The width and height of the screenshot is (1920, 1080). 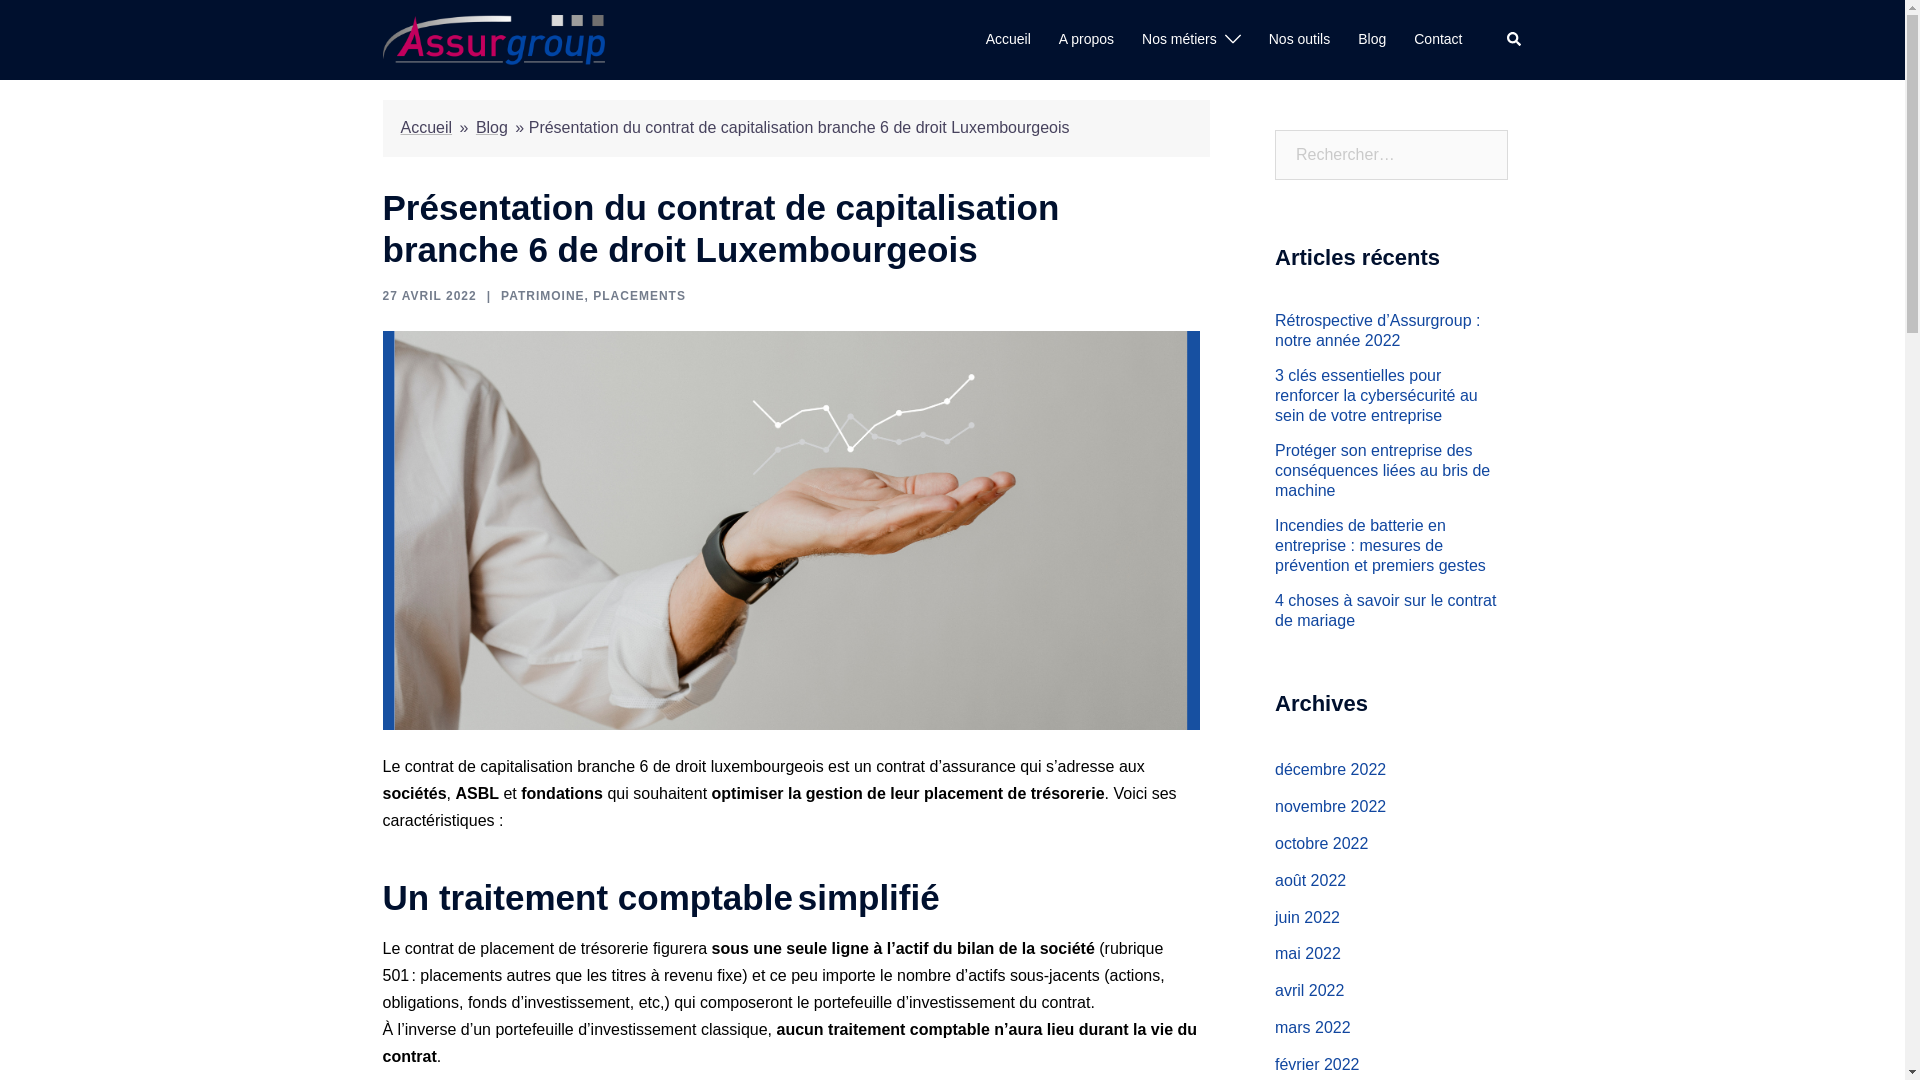 I want to click on 'Blog', so click(x=491, y=127).